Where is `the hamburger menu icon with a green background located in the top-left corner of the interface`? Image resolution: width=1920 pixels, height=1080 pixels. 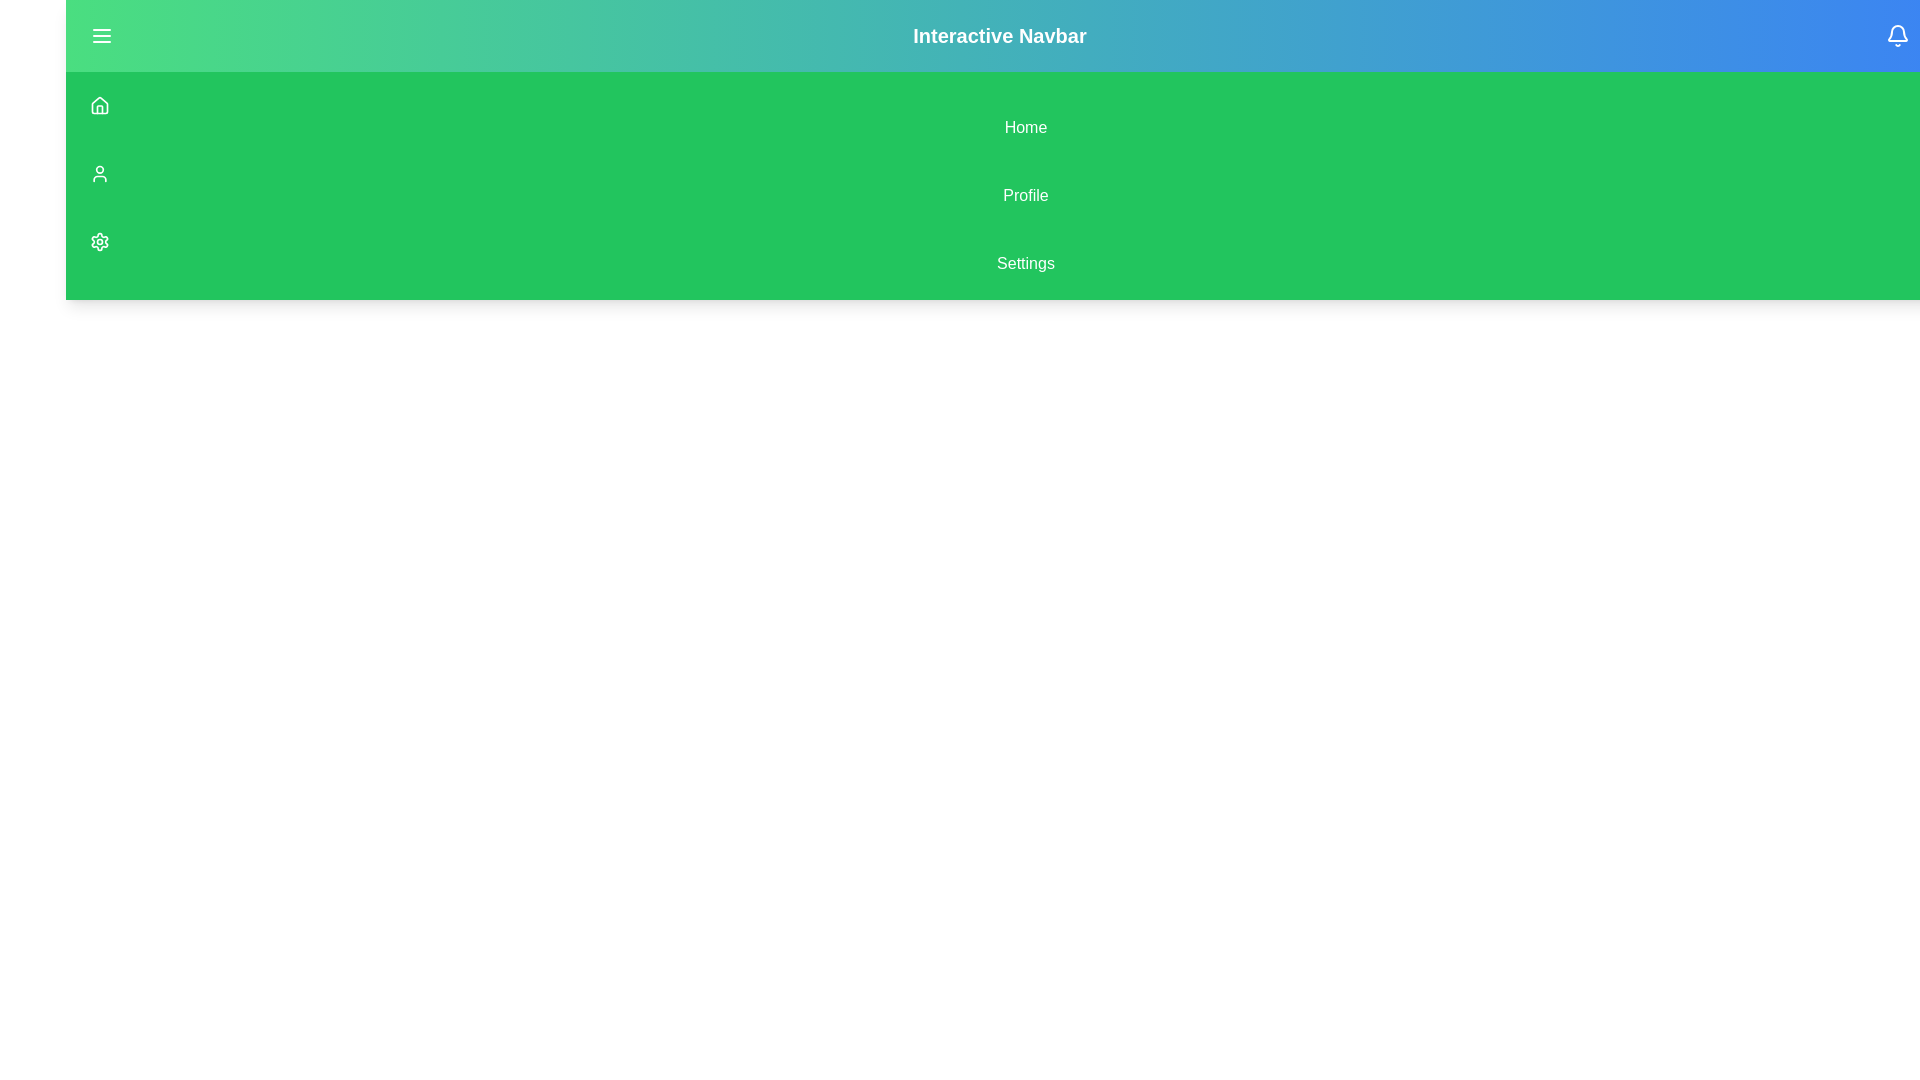 the hamburger menu icon with a green background located in the top-left corner of the interface is located at coordinates (100, 35).